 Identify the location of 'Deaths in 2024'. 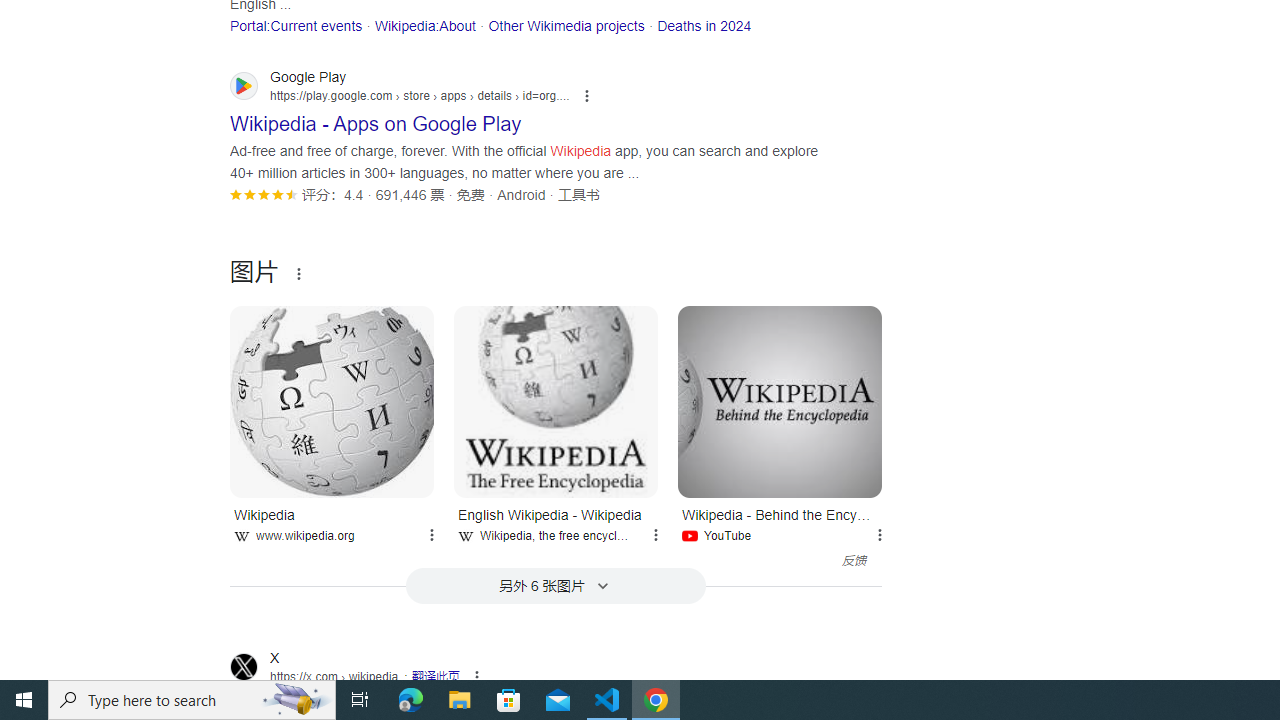
(704, 25).